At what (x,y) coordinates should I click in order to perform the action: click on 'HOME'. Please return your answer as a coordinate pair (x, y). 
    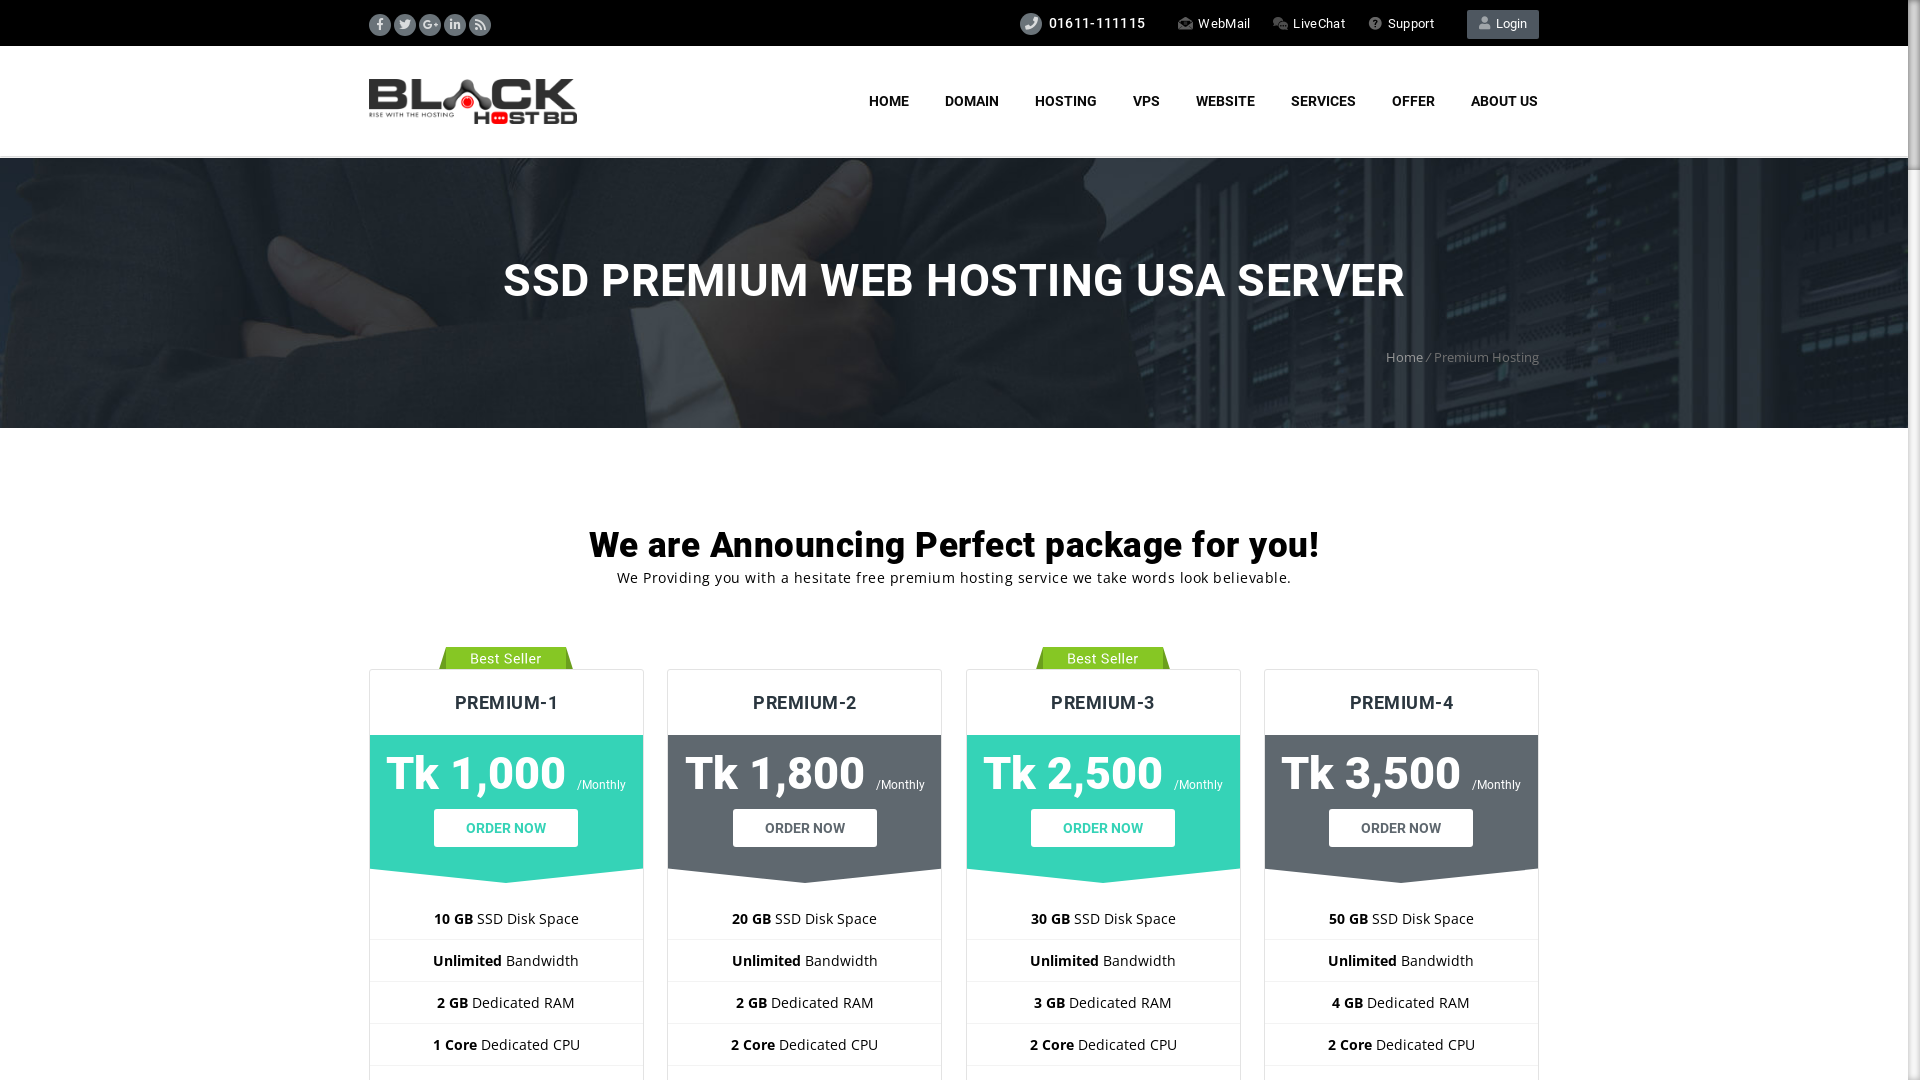
    Looking at the image, I should click on (887, 101).